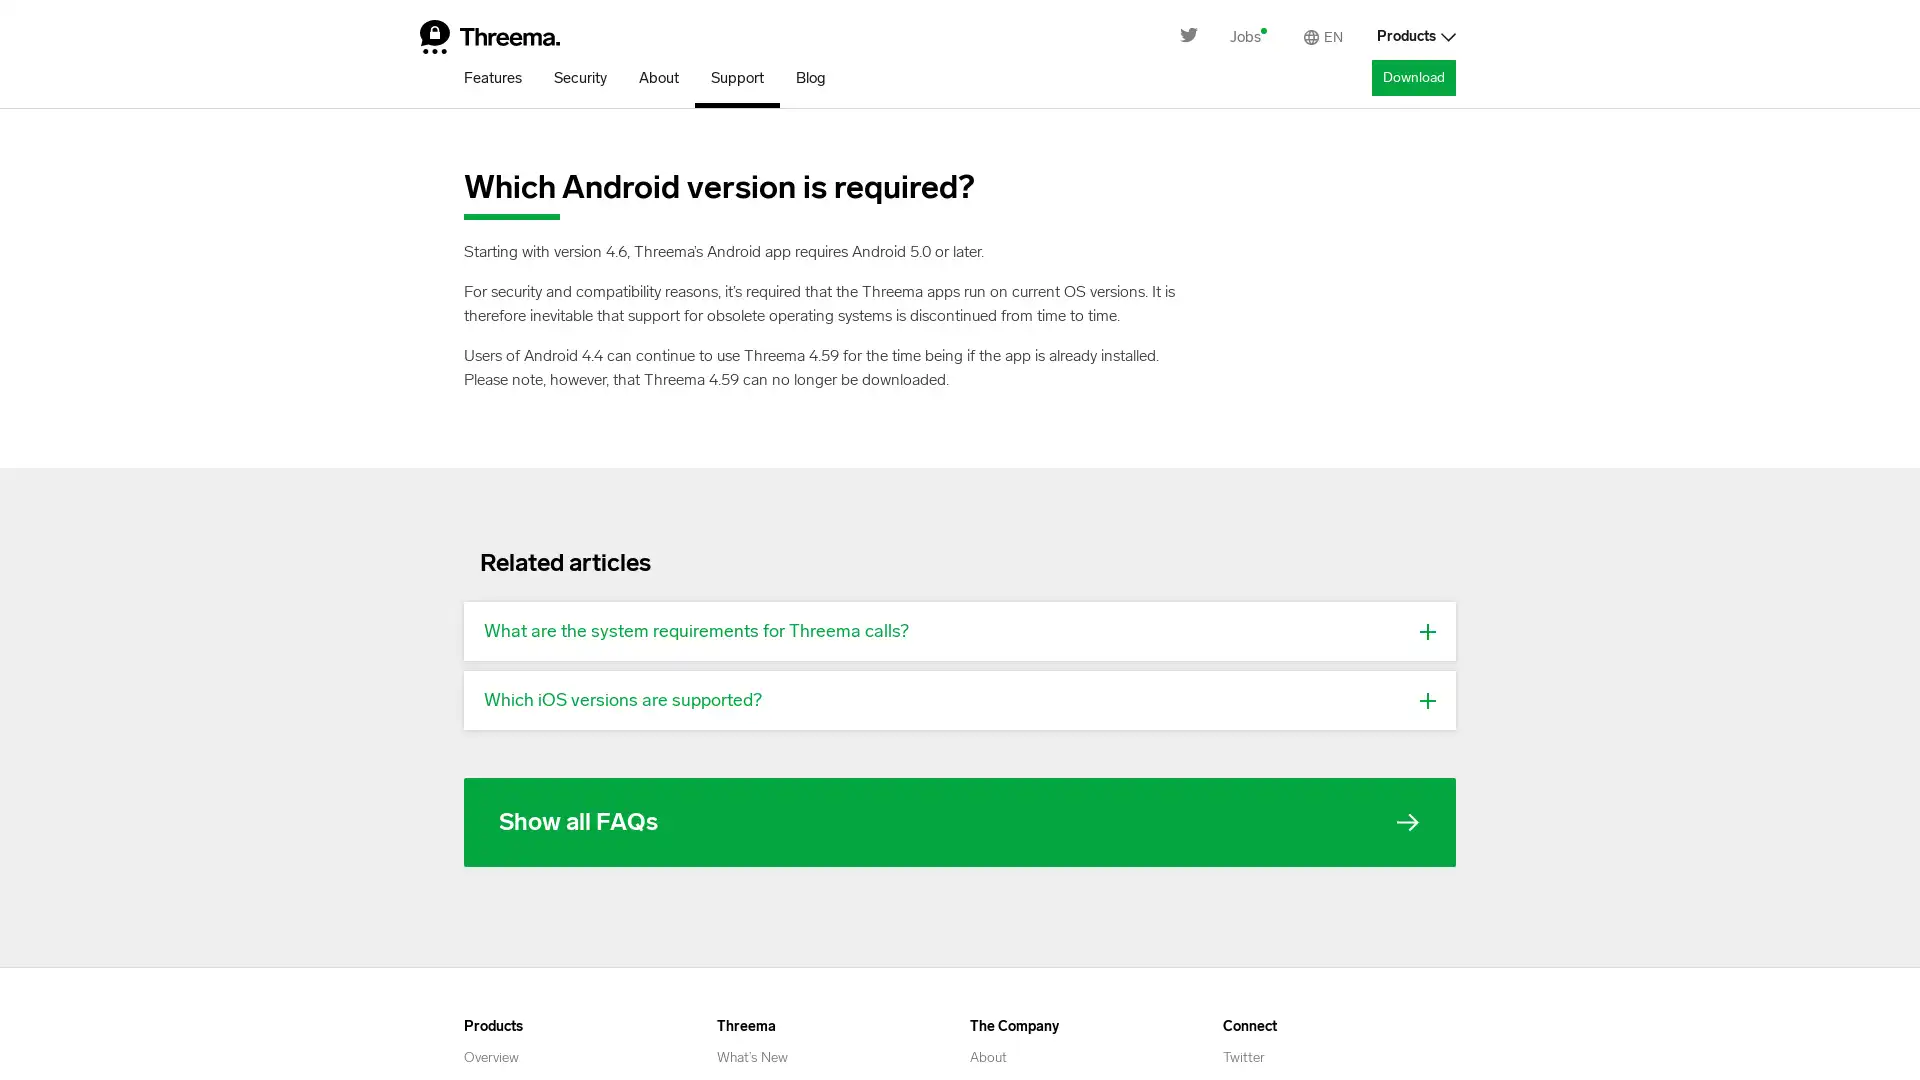 Image resolution: width=1920 pixels, height=1080 pixels. Describe the element at coordinates (1410, 37) in the screenshot. I see `Products` at that location.